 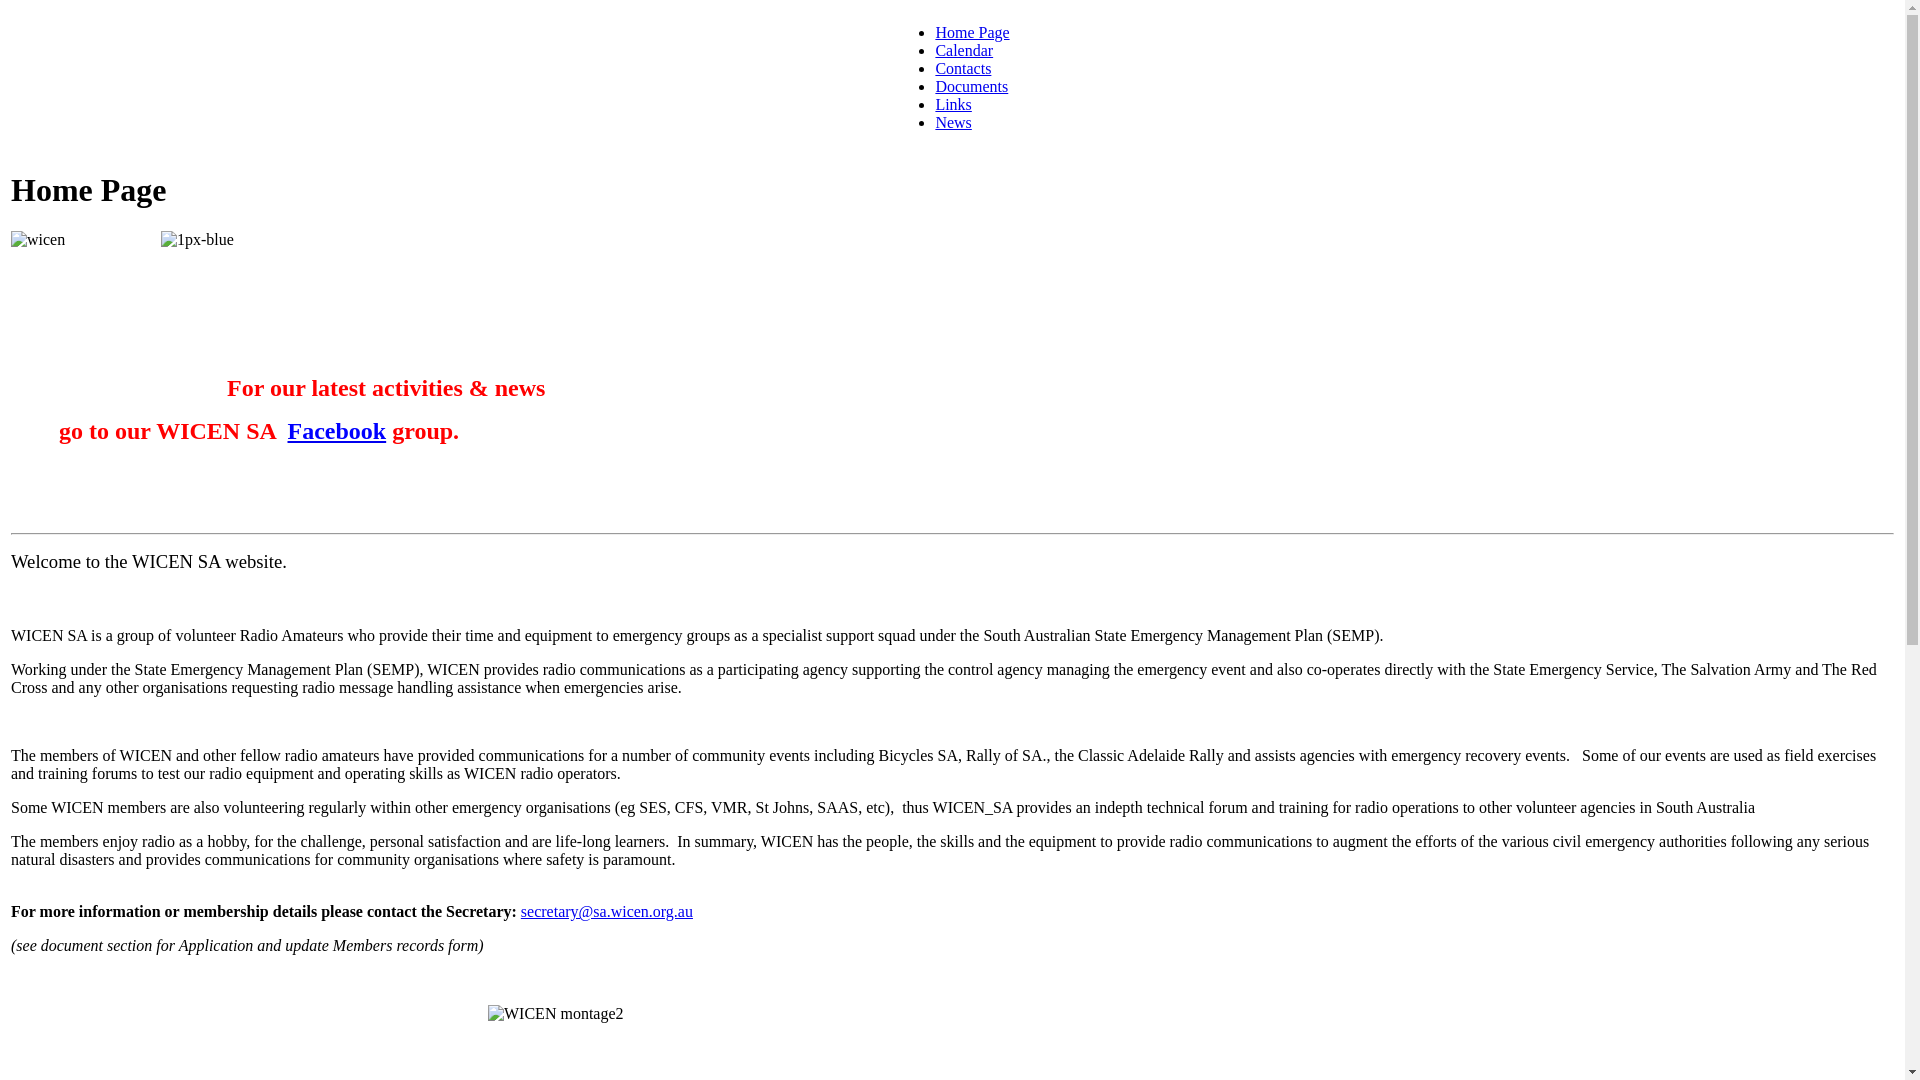 I want to click on 'Documents', so click(x=971, y=85).